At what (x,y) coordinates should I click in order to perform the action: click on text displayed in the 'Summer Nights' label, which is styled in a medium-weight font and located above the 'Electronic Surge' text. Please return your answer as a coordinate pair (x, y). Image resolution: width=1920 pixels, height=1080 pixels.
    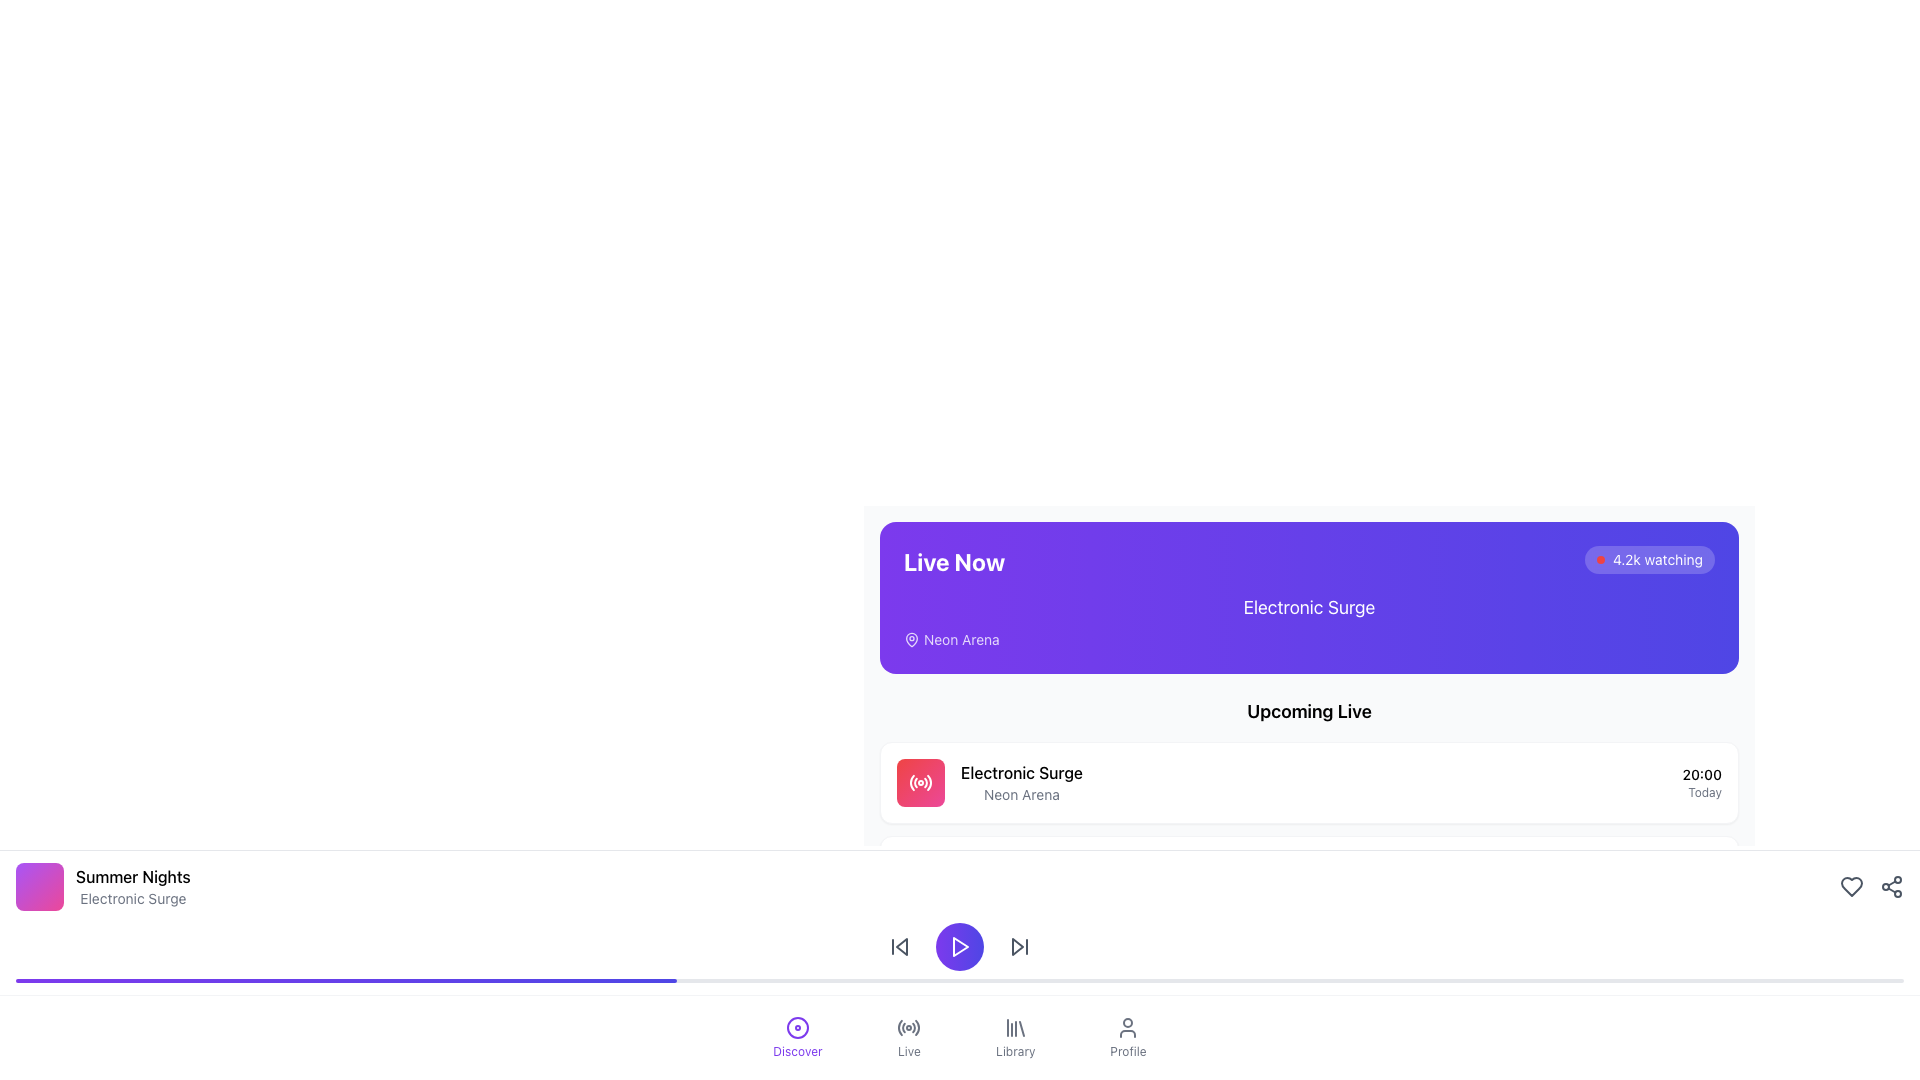
    Looking at the image, I should click on (132, 875).